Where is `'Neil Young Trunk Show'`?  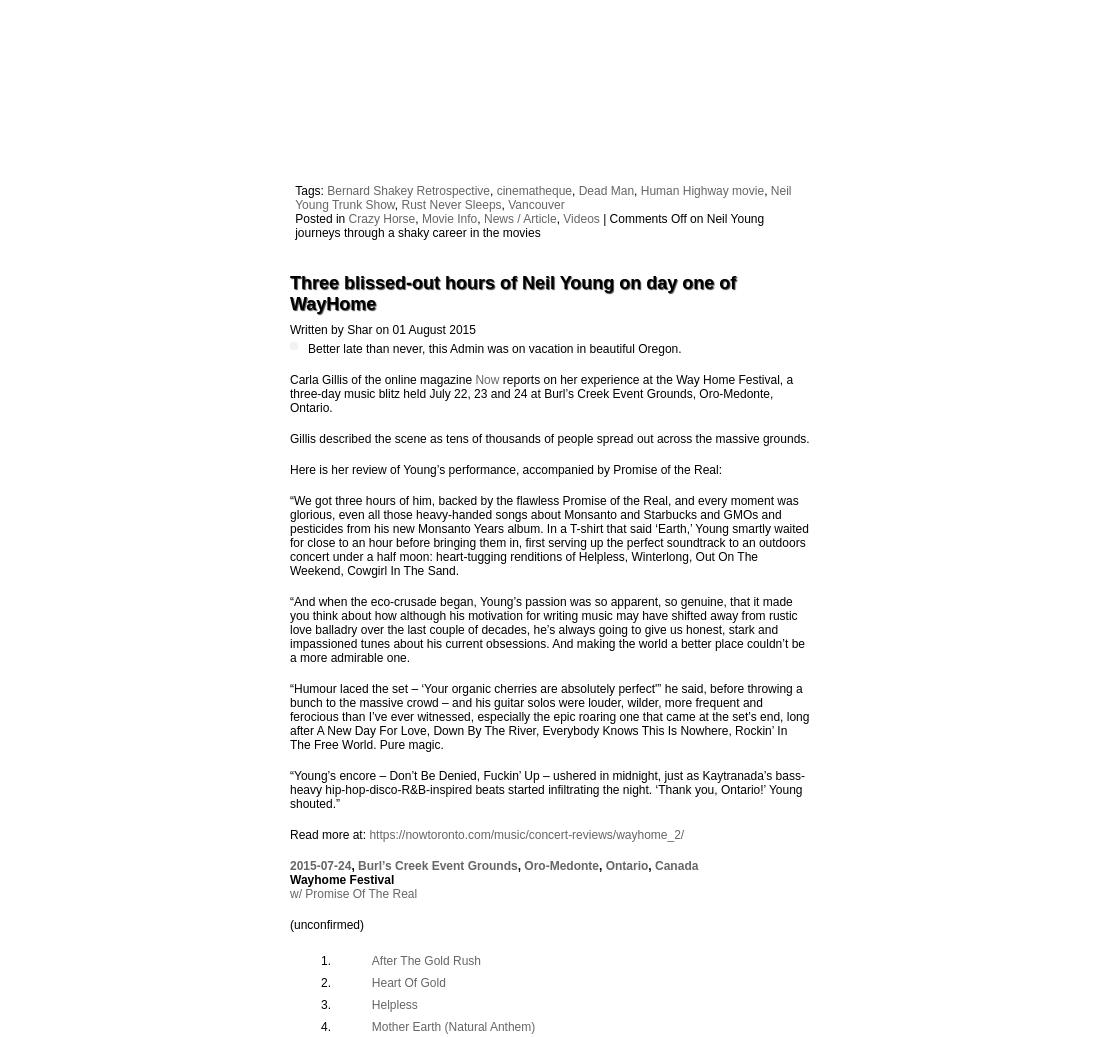
'Neil Young Trunk Show' is located at coordinates (294, 196).